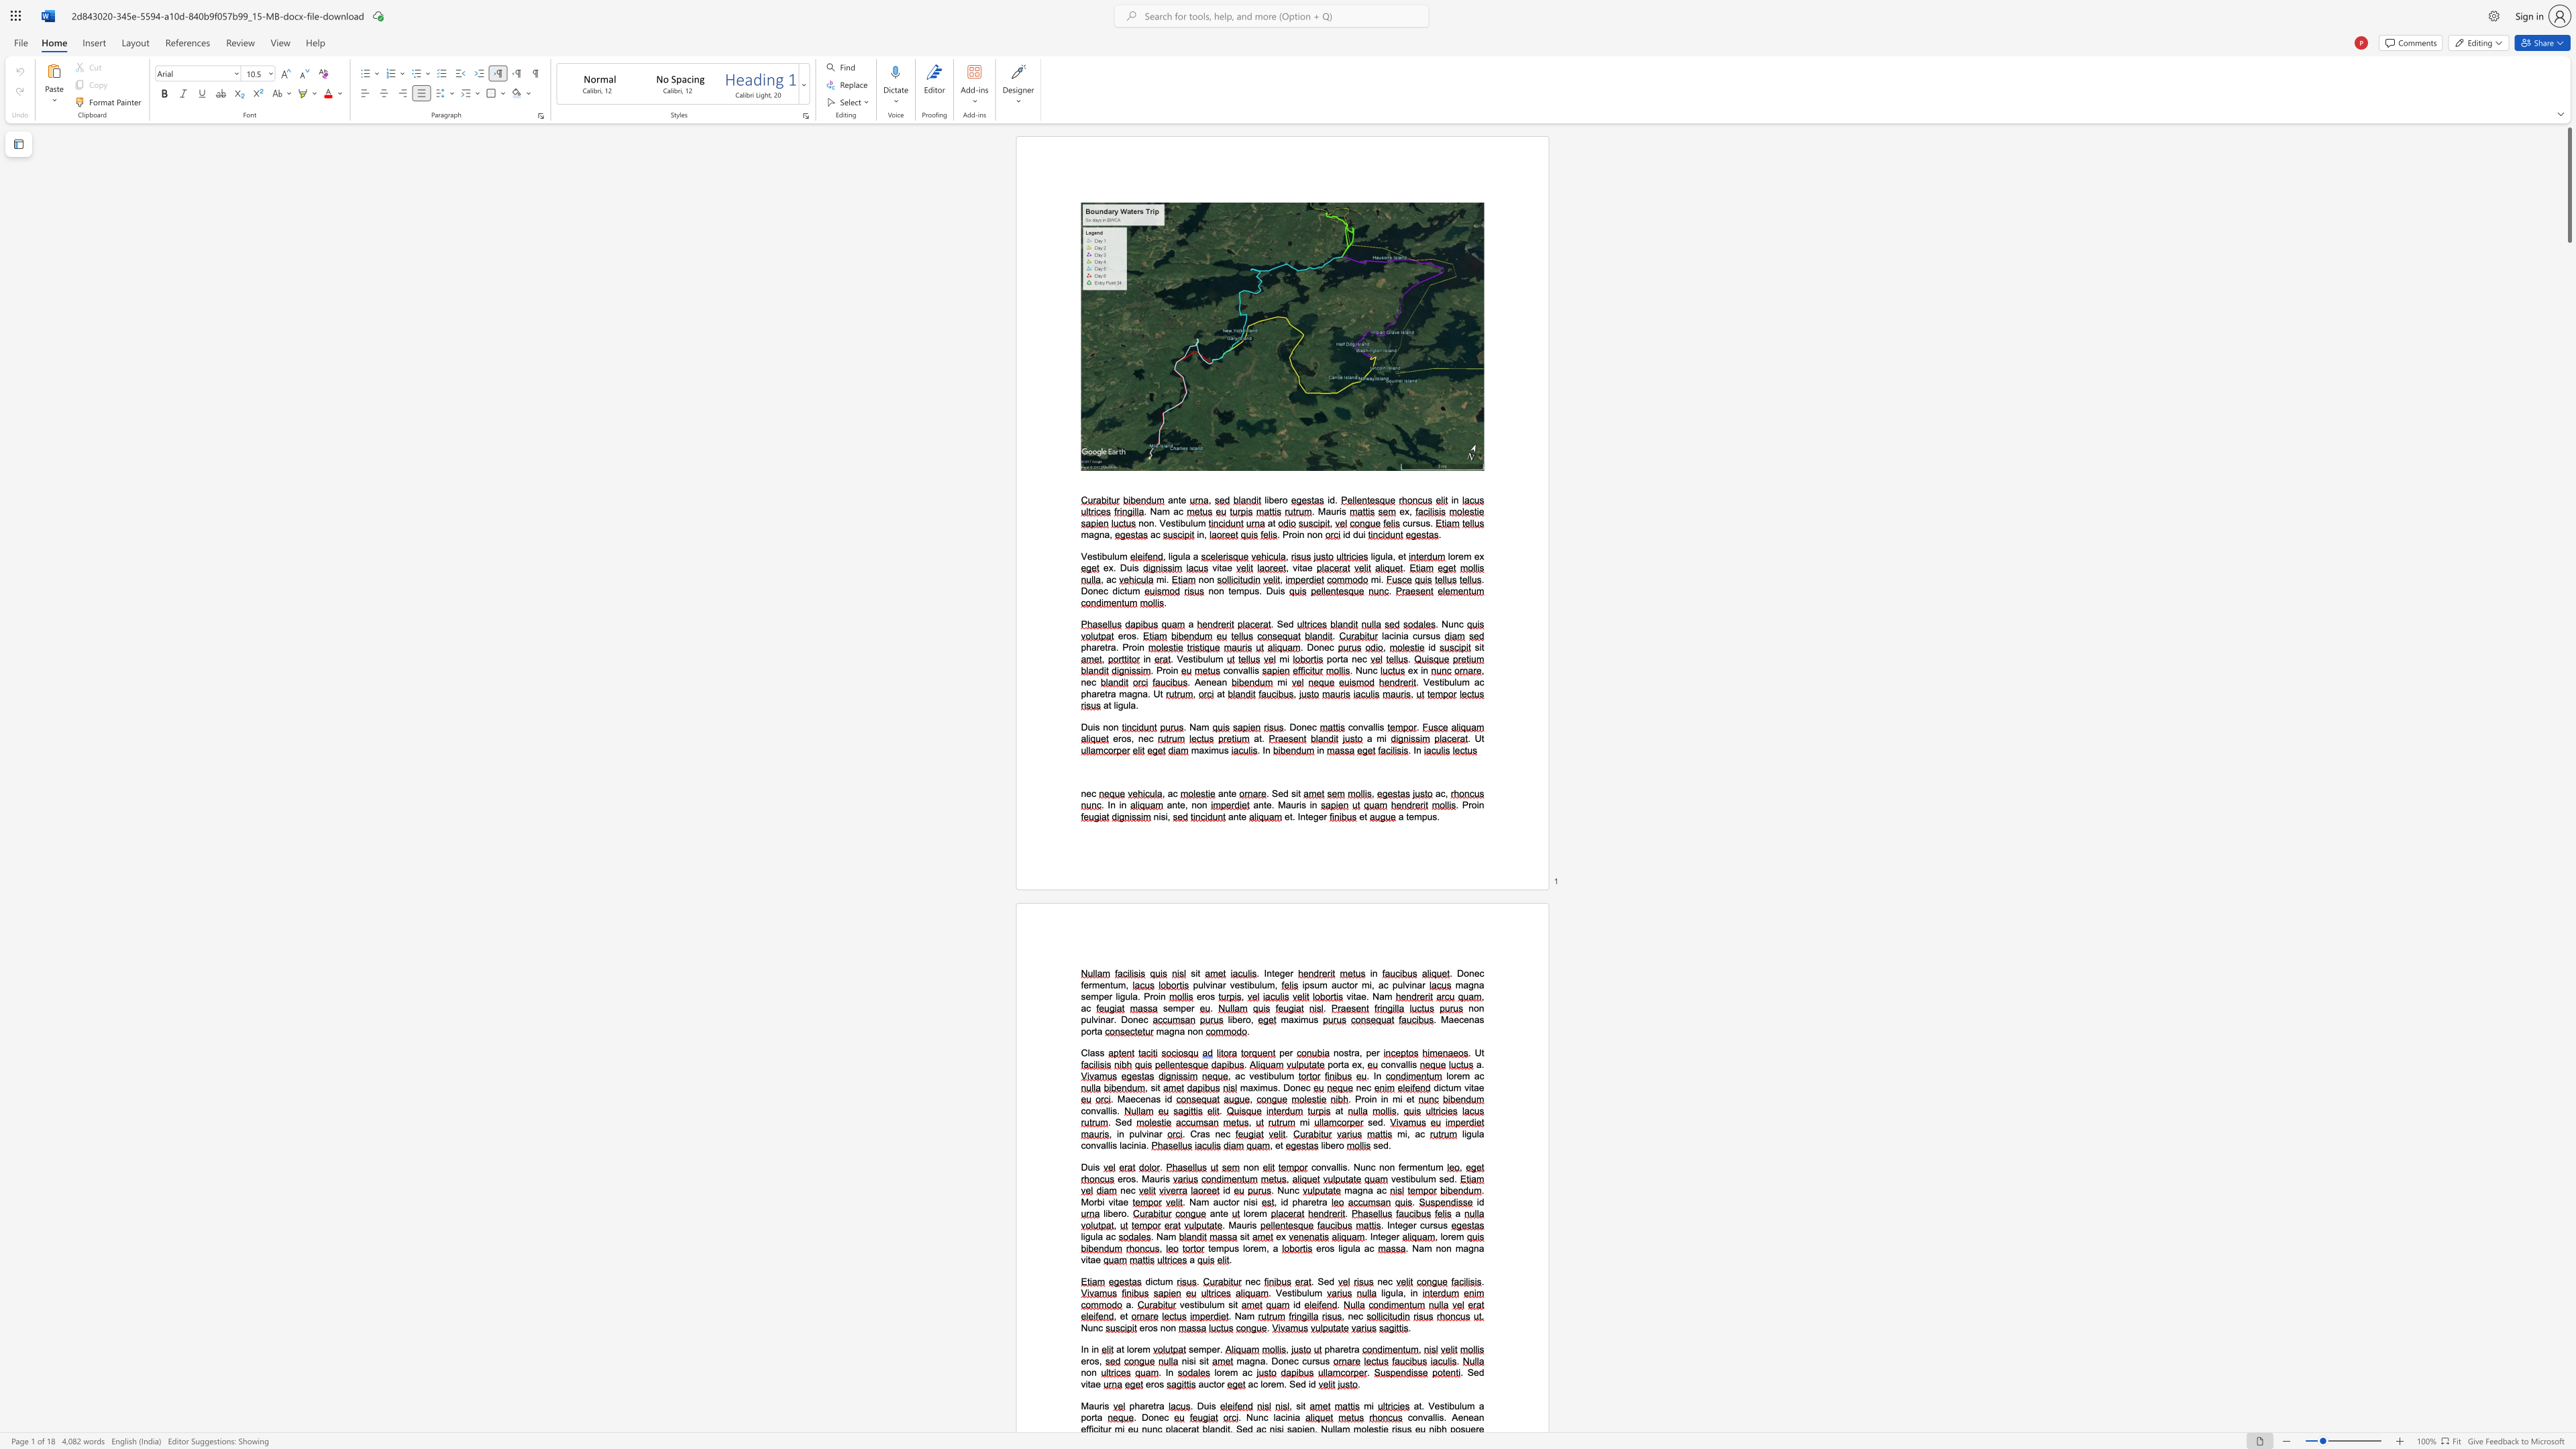 The height and width of the screenshot is (1449, 2576). I want to click on the 2th character "c" in the text, so click(1281, 1416).